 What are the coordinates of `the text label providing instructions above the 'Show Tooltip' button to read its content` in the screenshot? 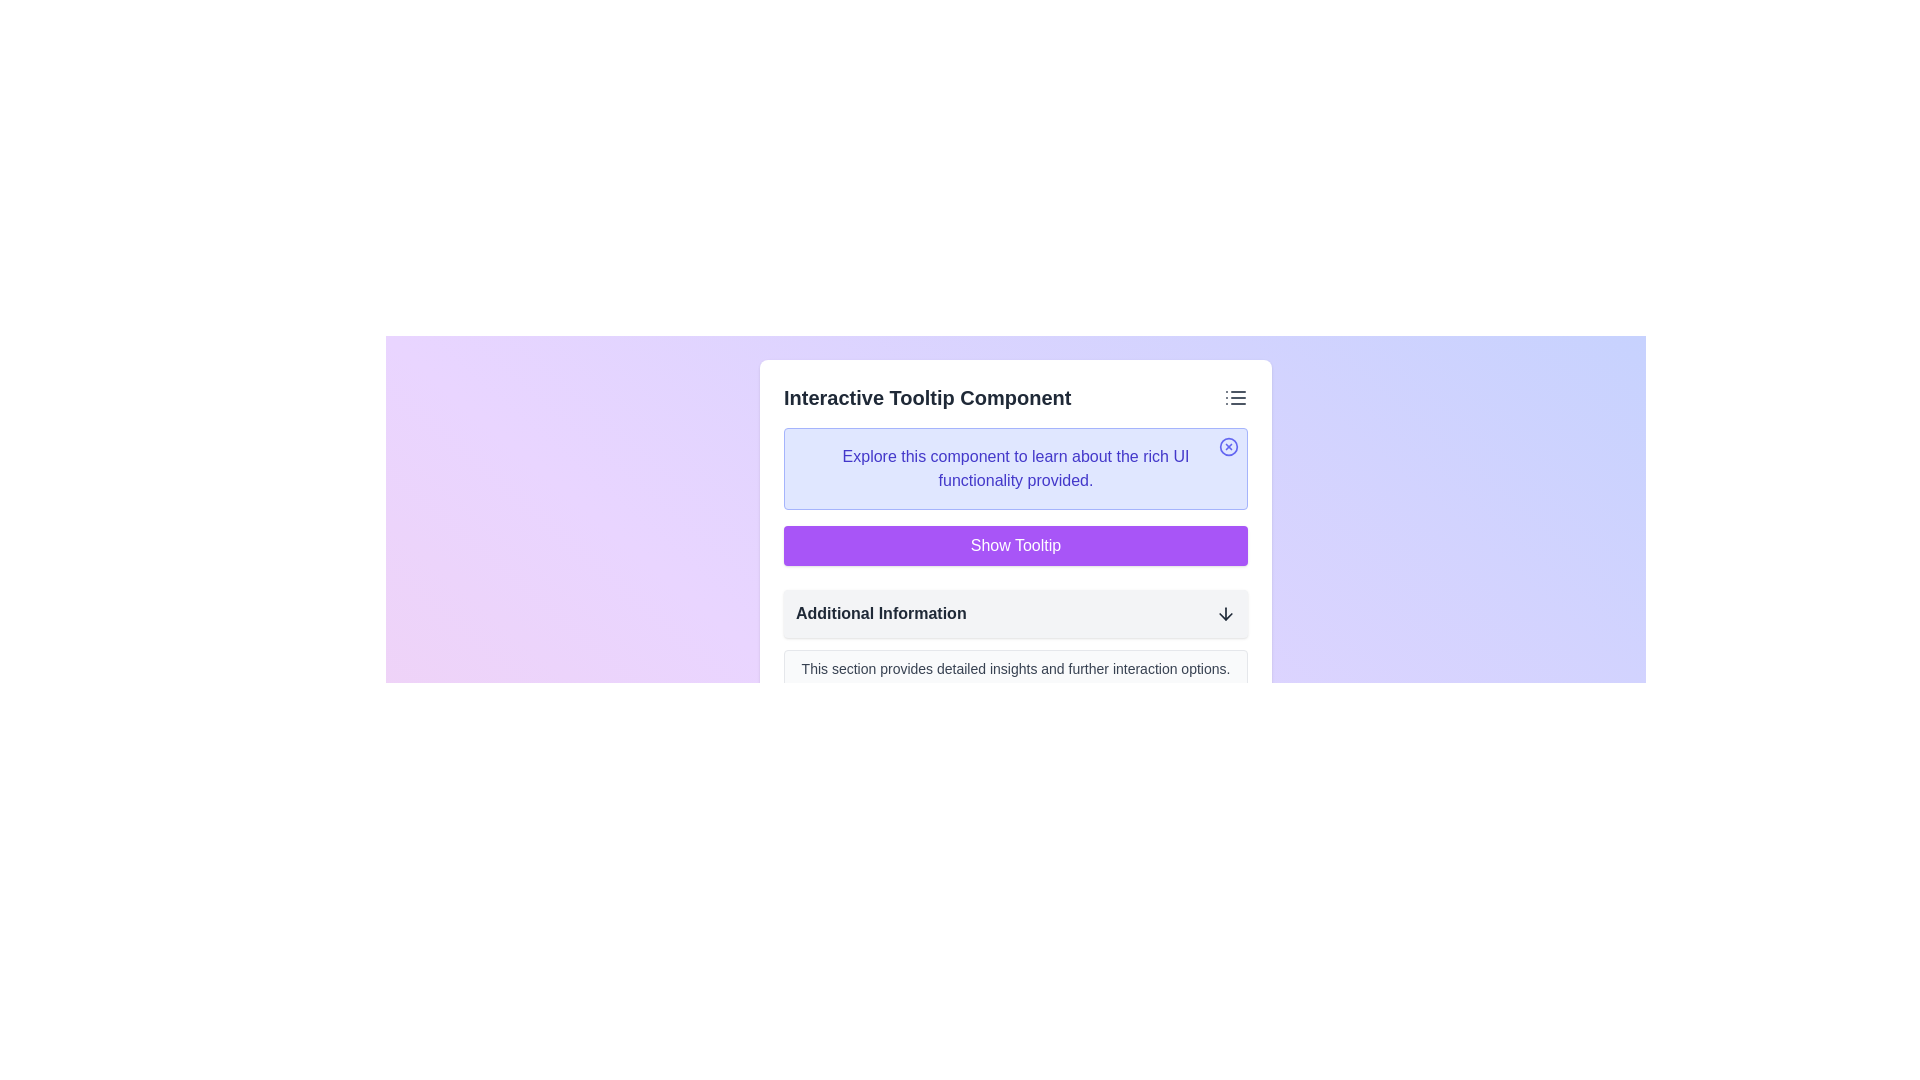 It's located at (1016, 469).